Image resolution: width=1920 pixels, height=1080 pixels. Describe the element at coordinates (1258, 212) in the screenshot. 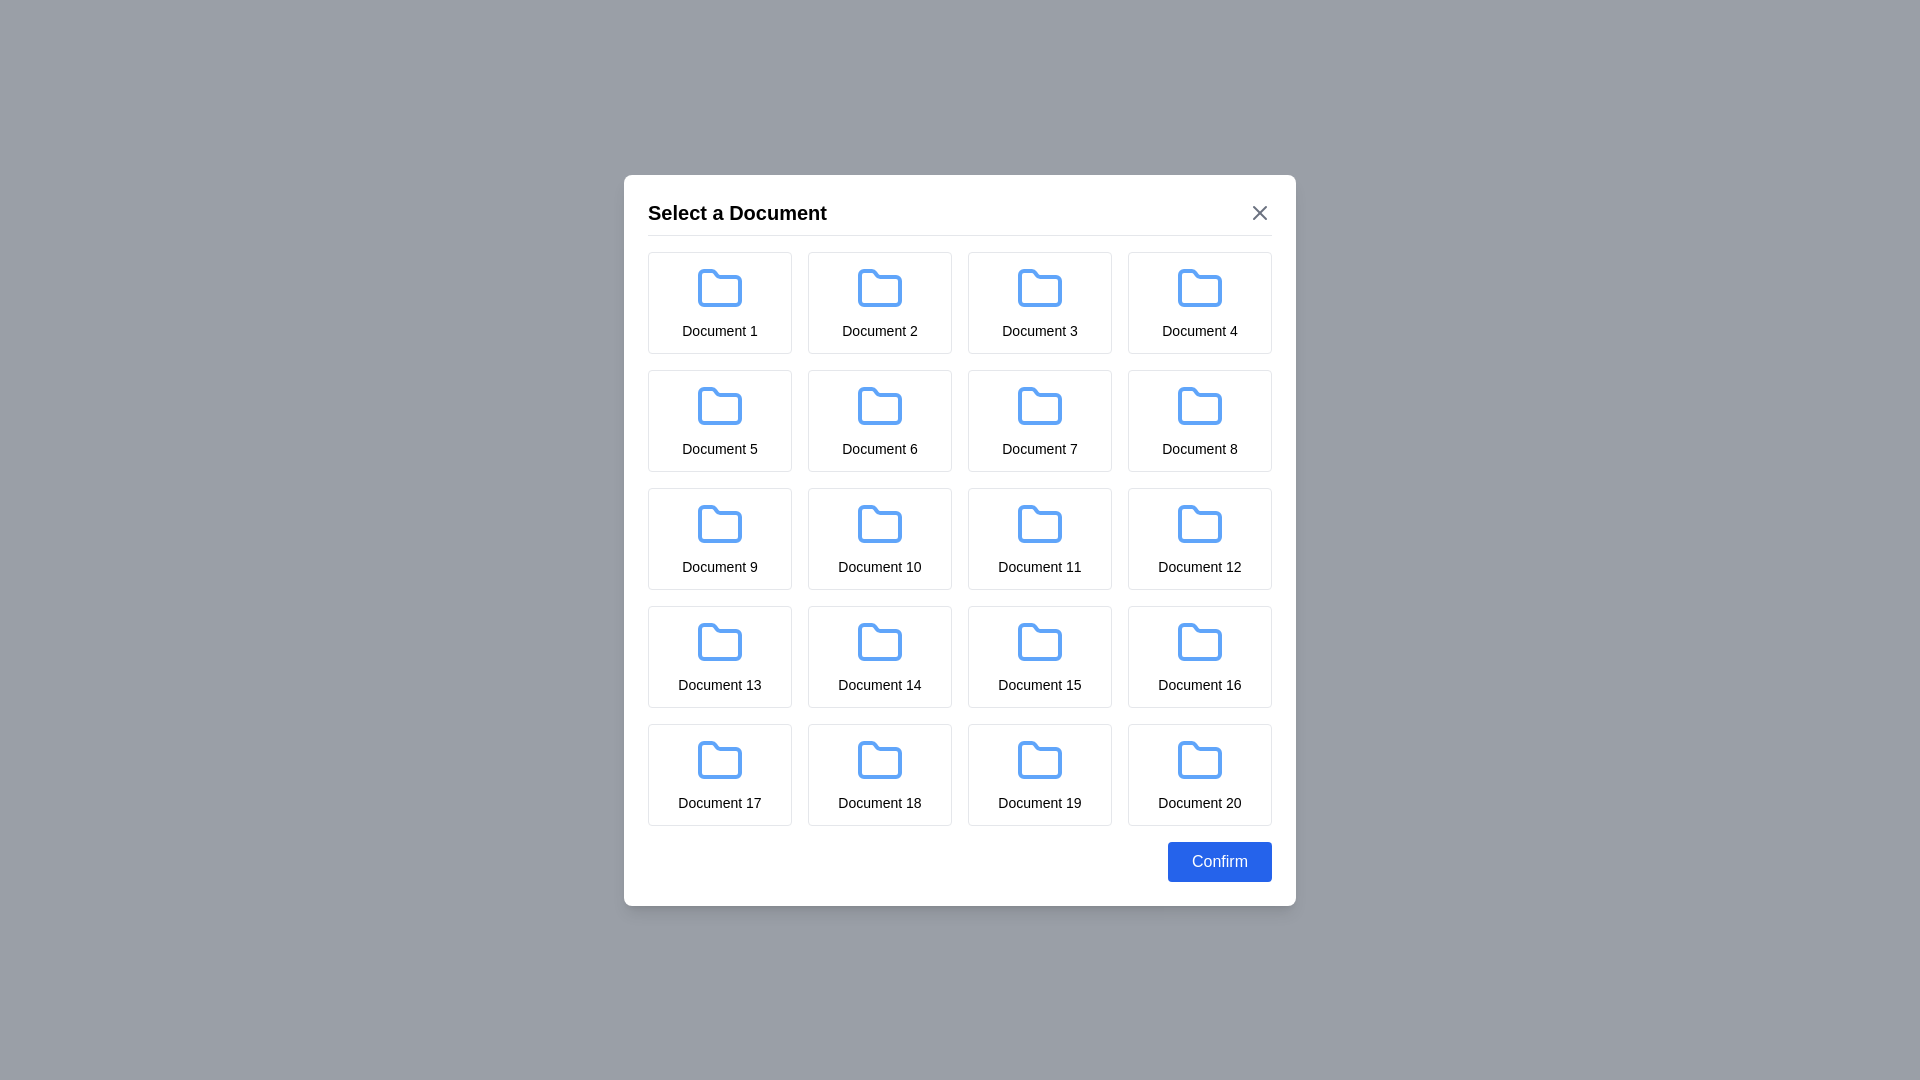

I see `the close button to close the dialog` at that location.